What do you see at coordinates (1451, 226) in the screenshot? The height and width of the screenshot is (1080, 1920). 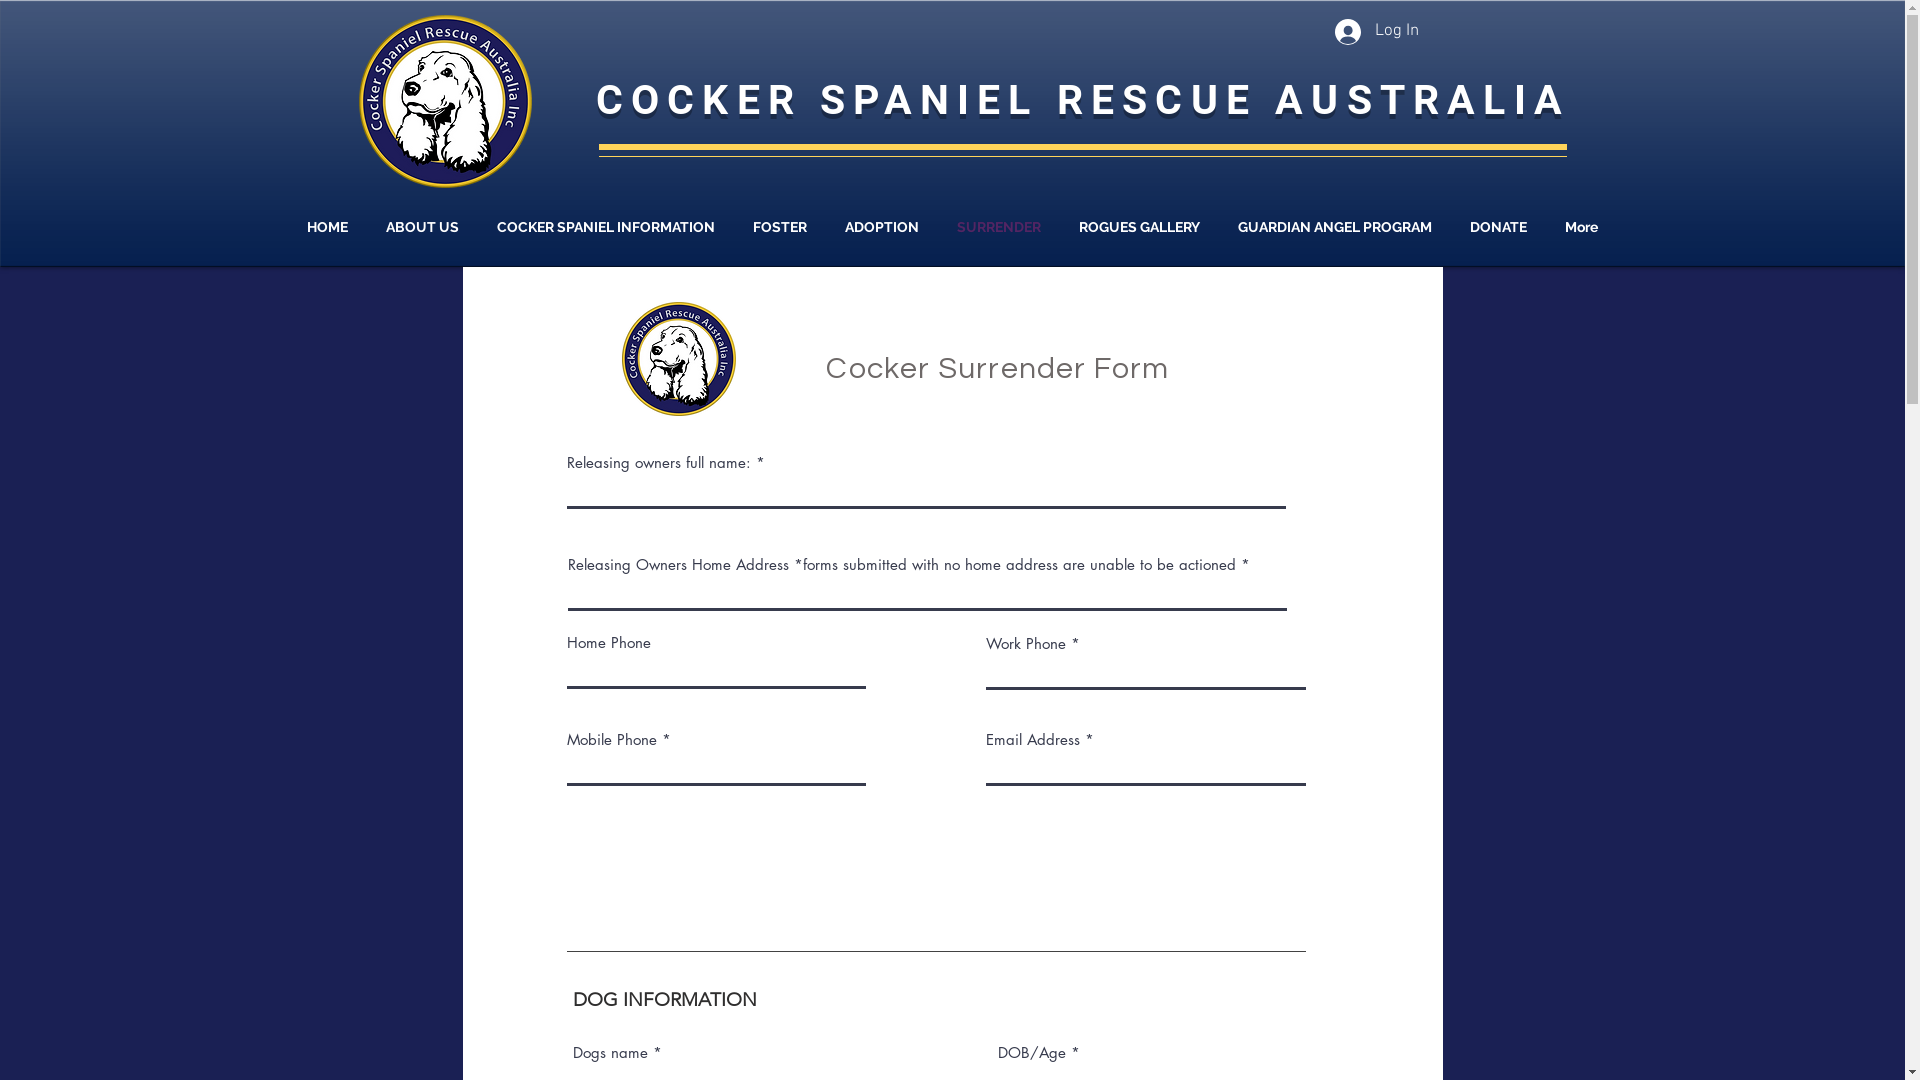 I see `'DONATE'` at bounding box center [1451, 226].